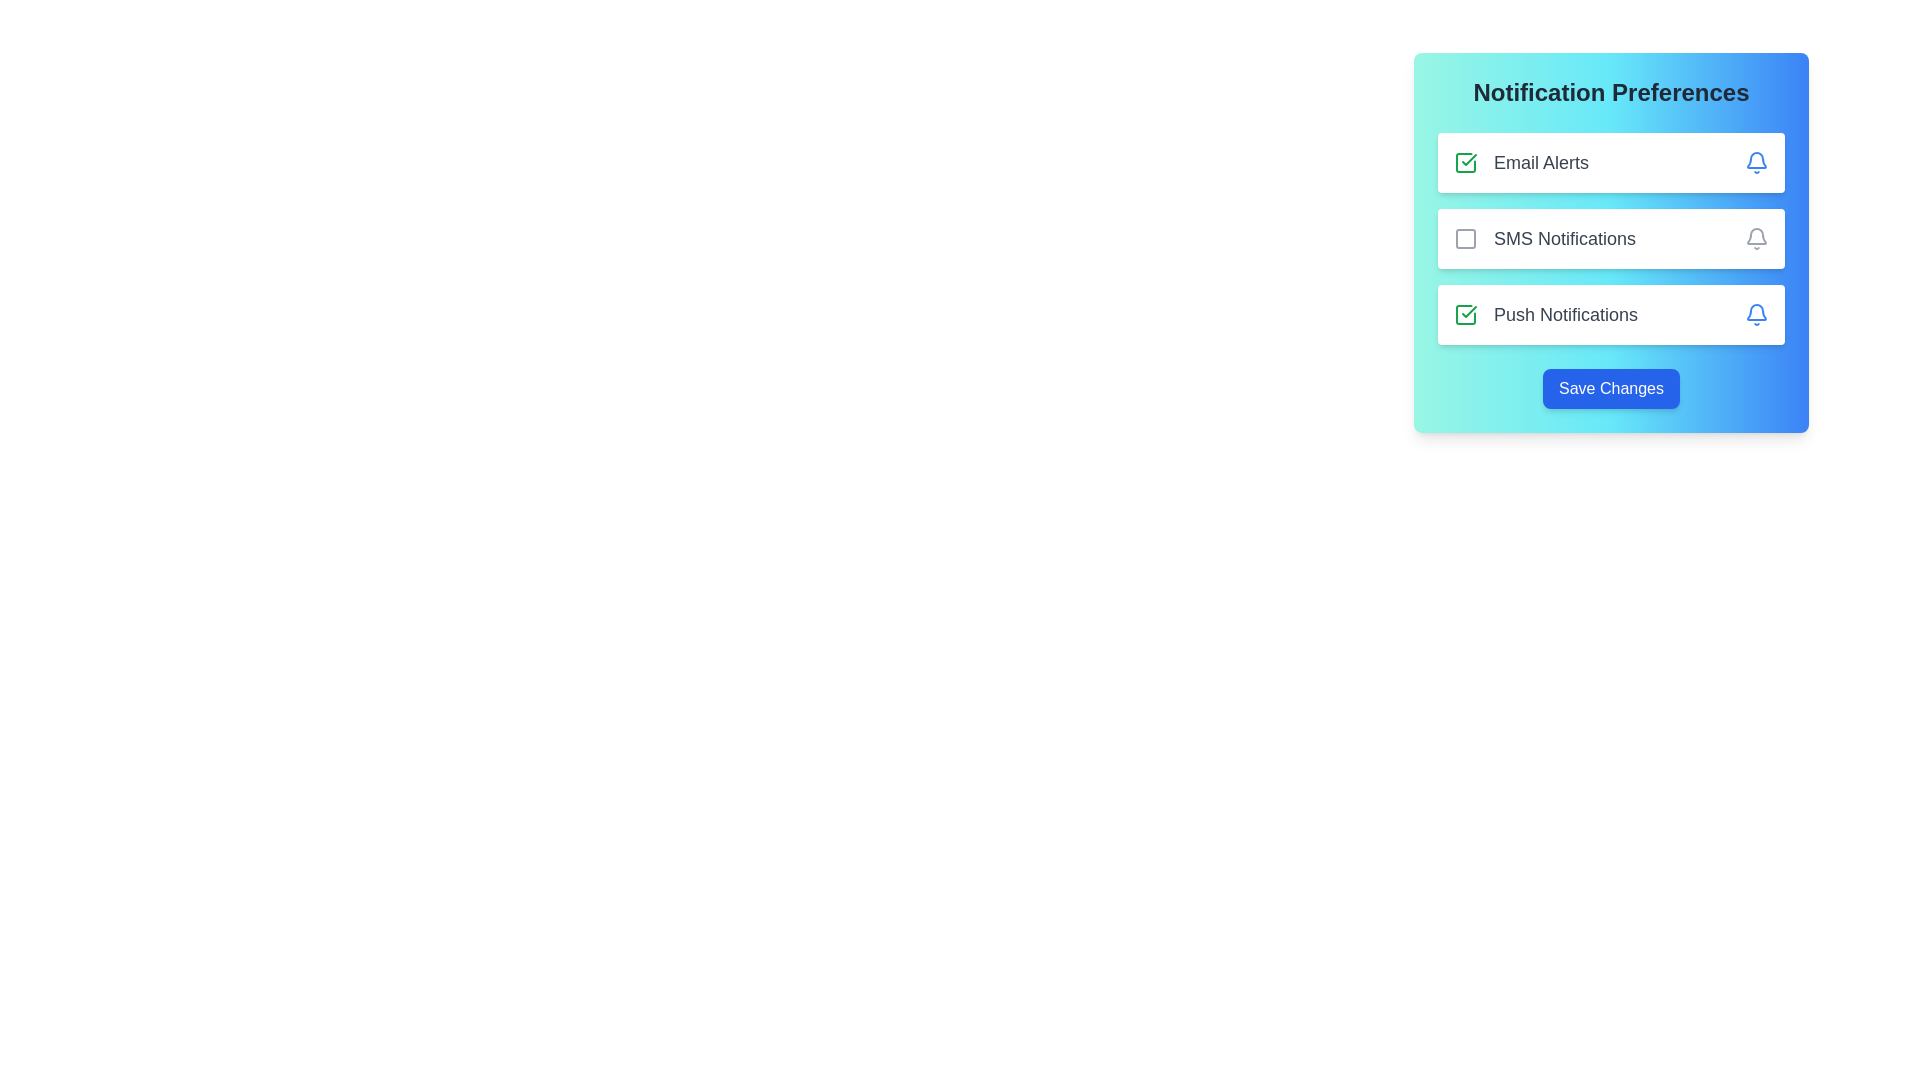 The image size is (1920, 1080). I want to click on the checkmark icon in the 'Push Notifications' row, which indicates the activation of the setting, so click(1469, 158).